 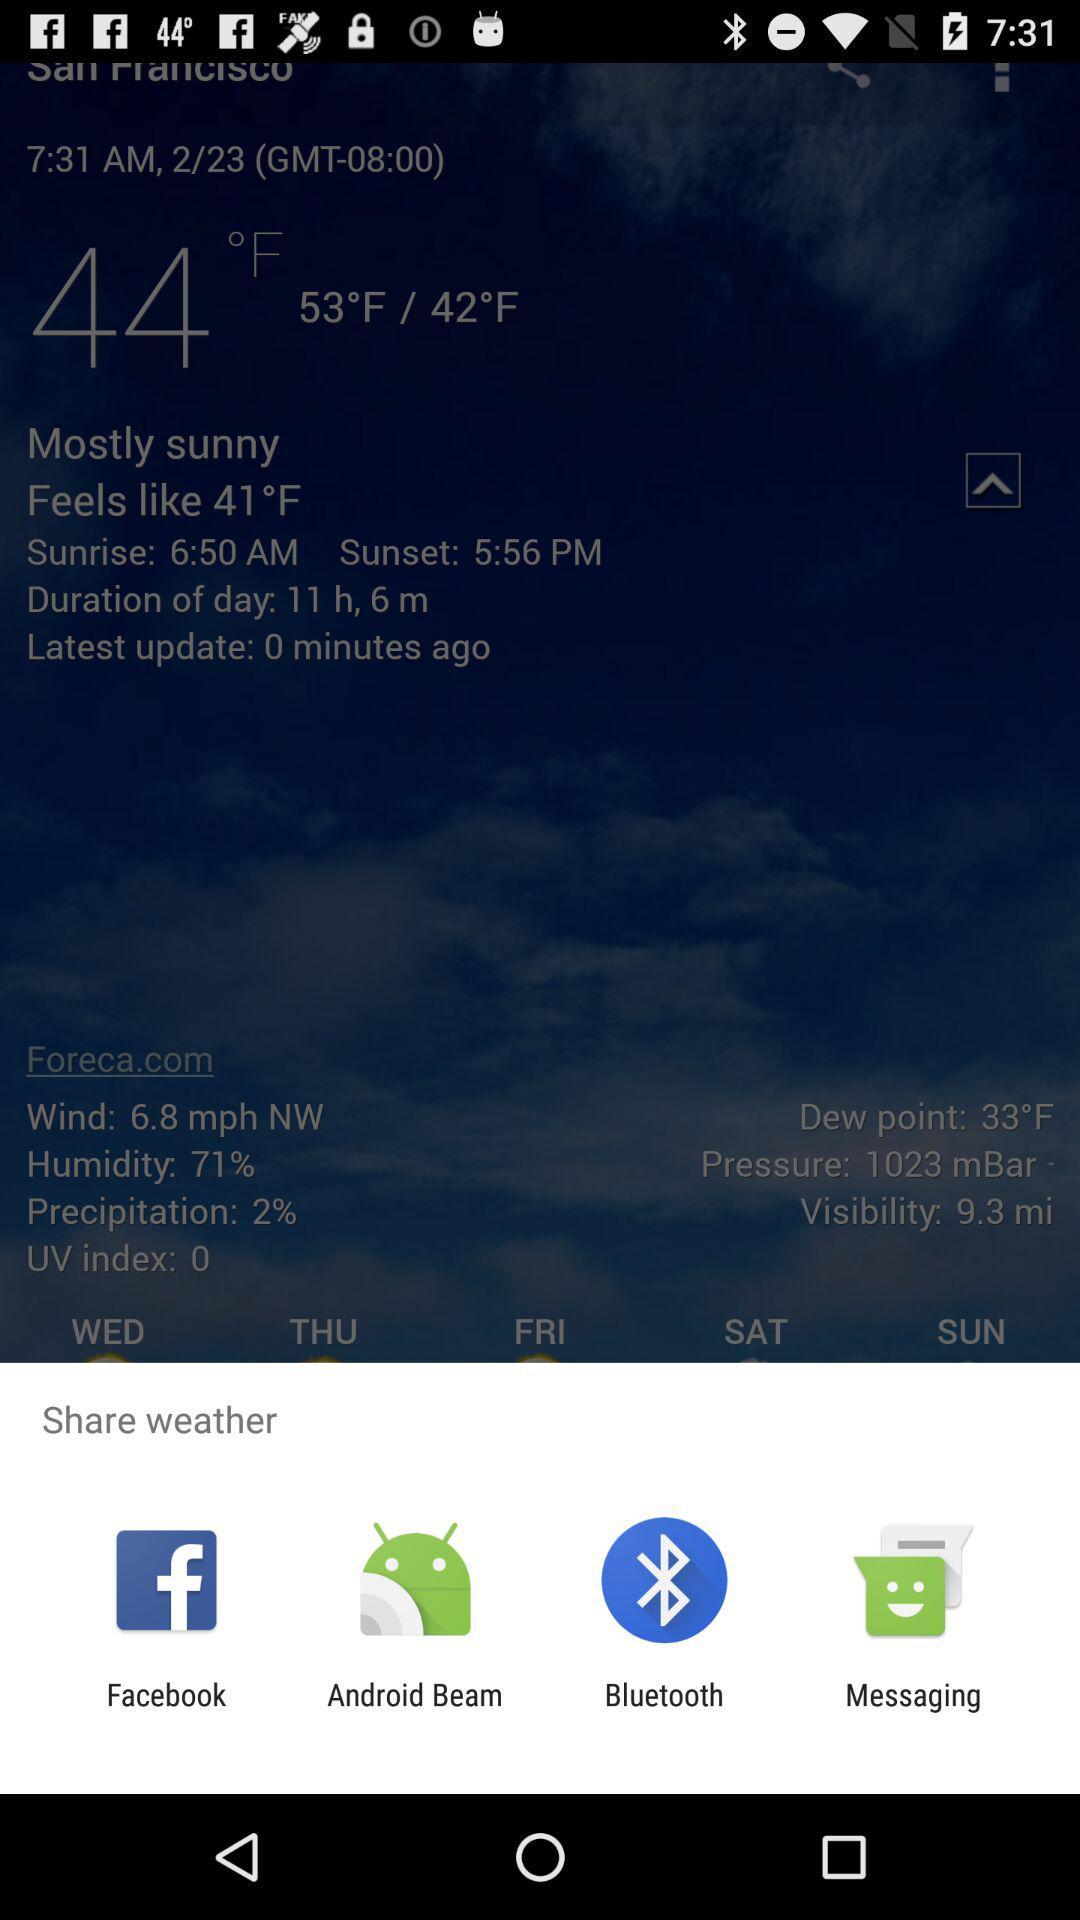 I want to click on the app to the left of the bluetooth item, so click(x=414, y=1711).